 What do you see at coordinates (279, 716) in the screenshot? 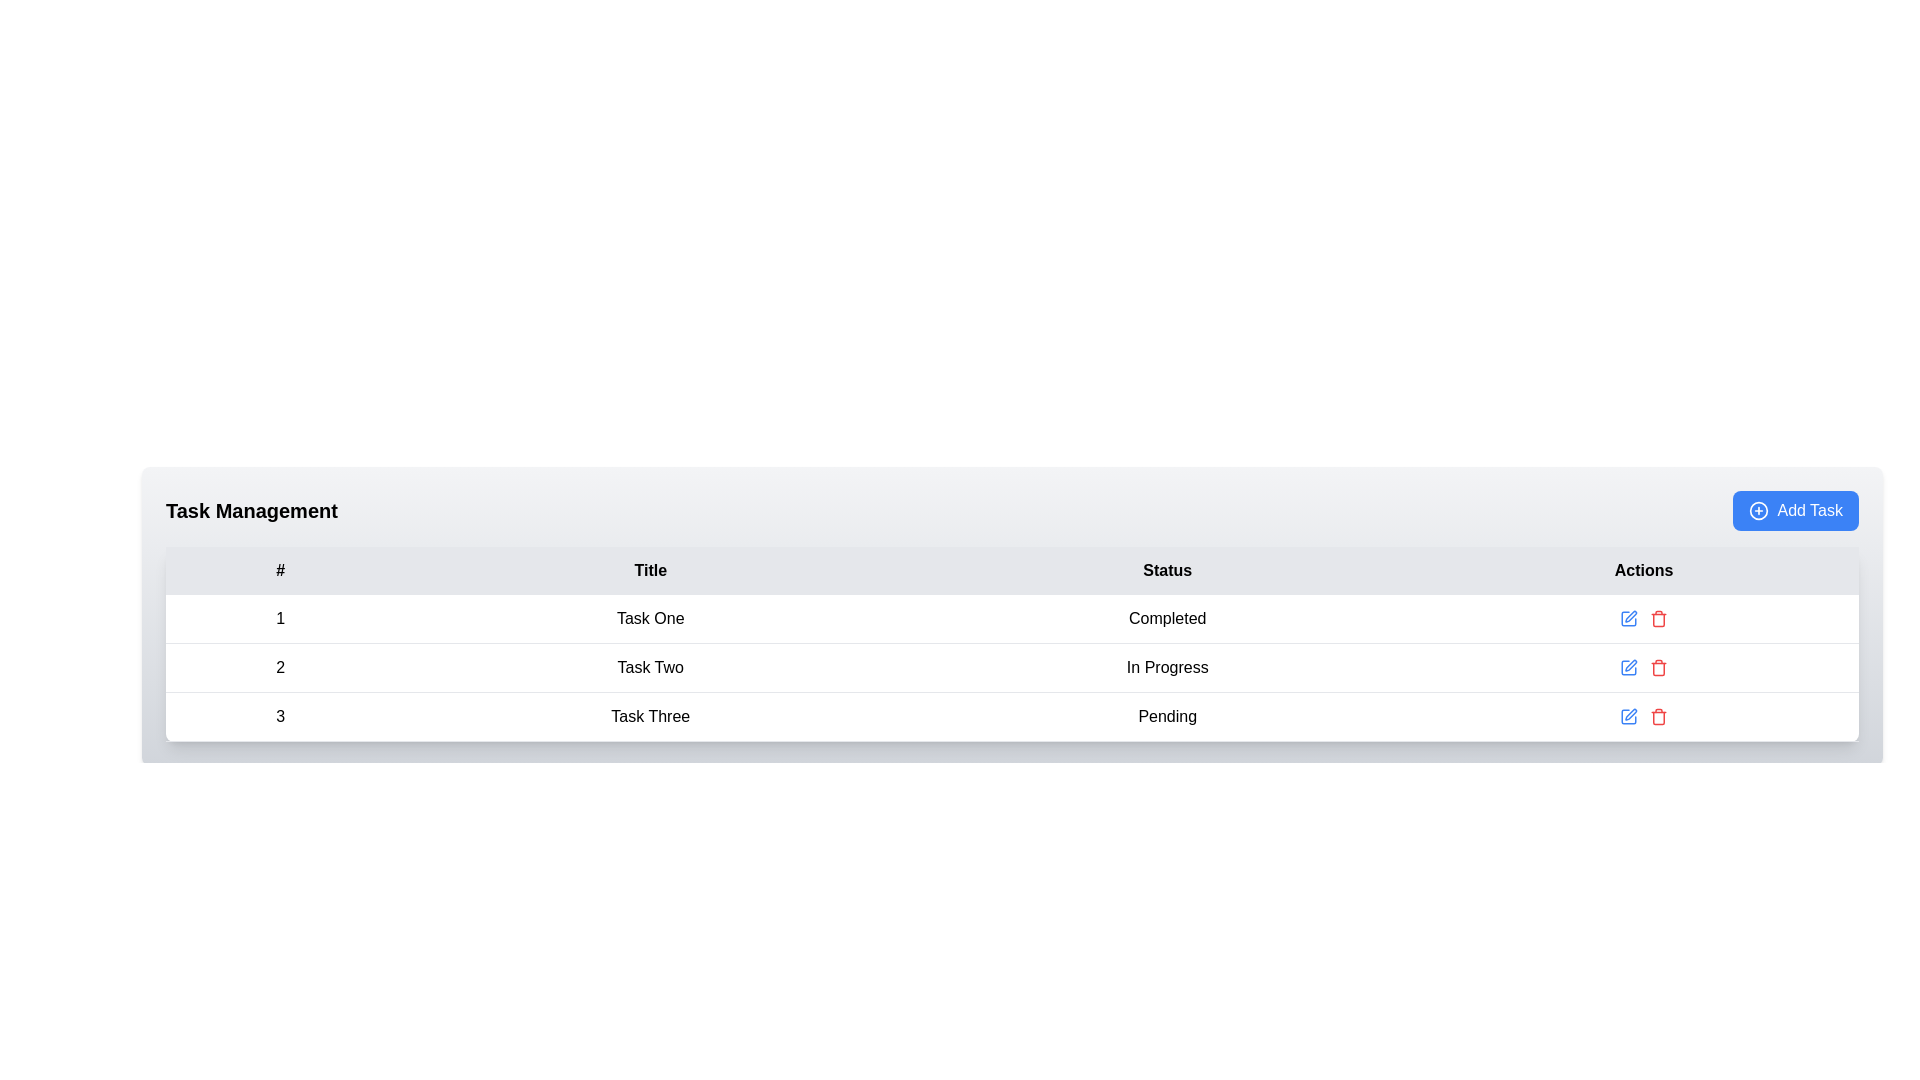
I see `text content of the sequential identifier in the first column of the third row within the task management table, which serves as a reference or index` at bounding box center [279, 716].